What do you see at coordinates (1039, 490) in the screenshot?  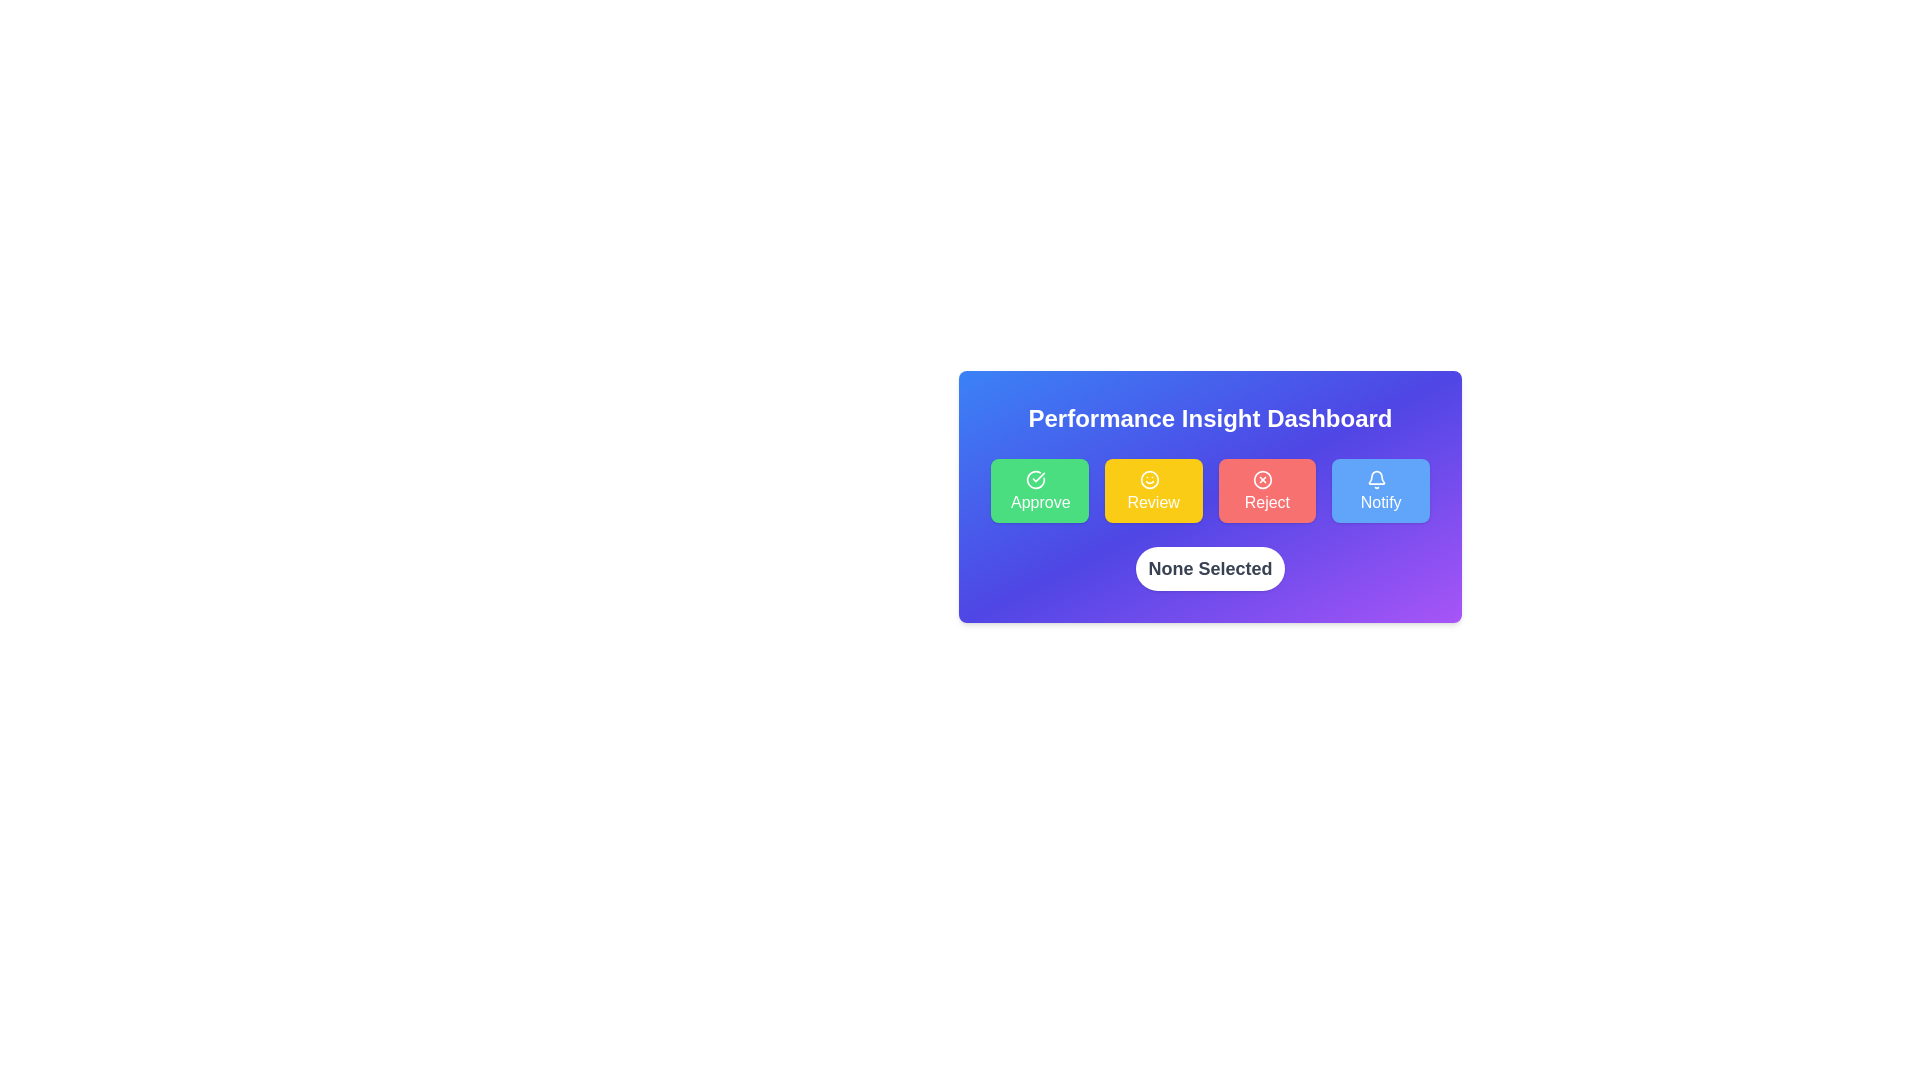 I see `the green 'Approve' button` at bounding box center [1039, 490].